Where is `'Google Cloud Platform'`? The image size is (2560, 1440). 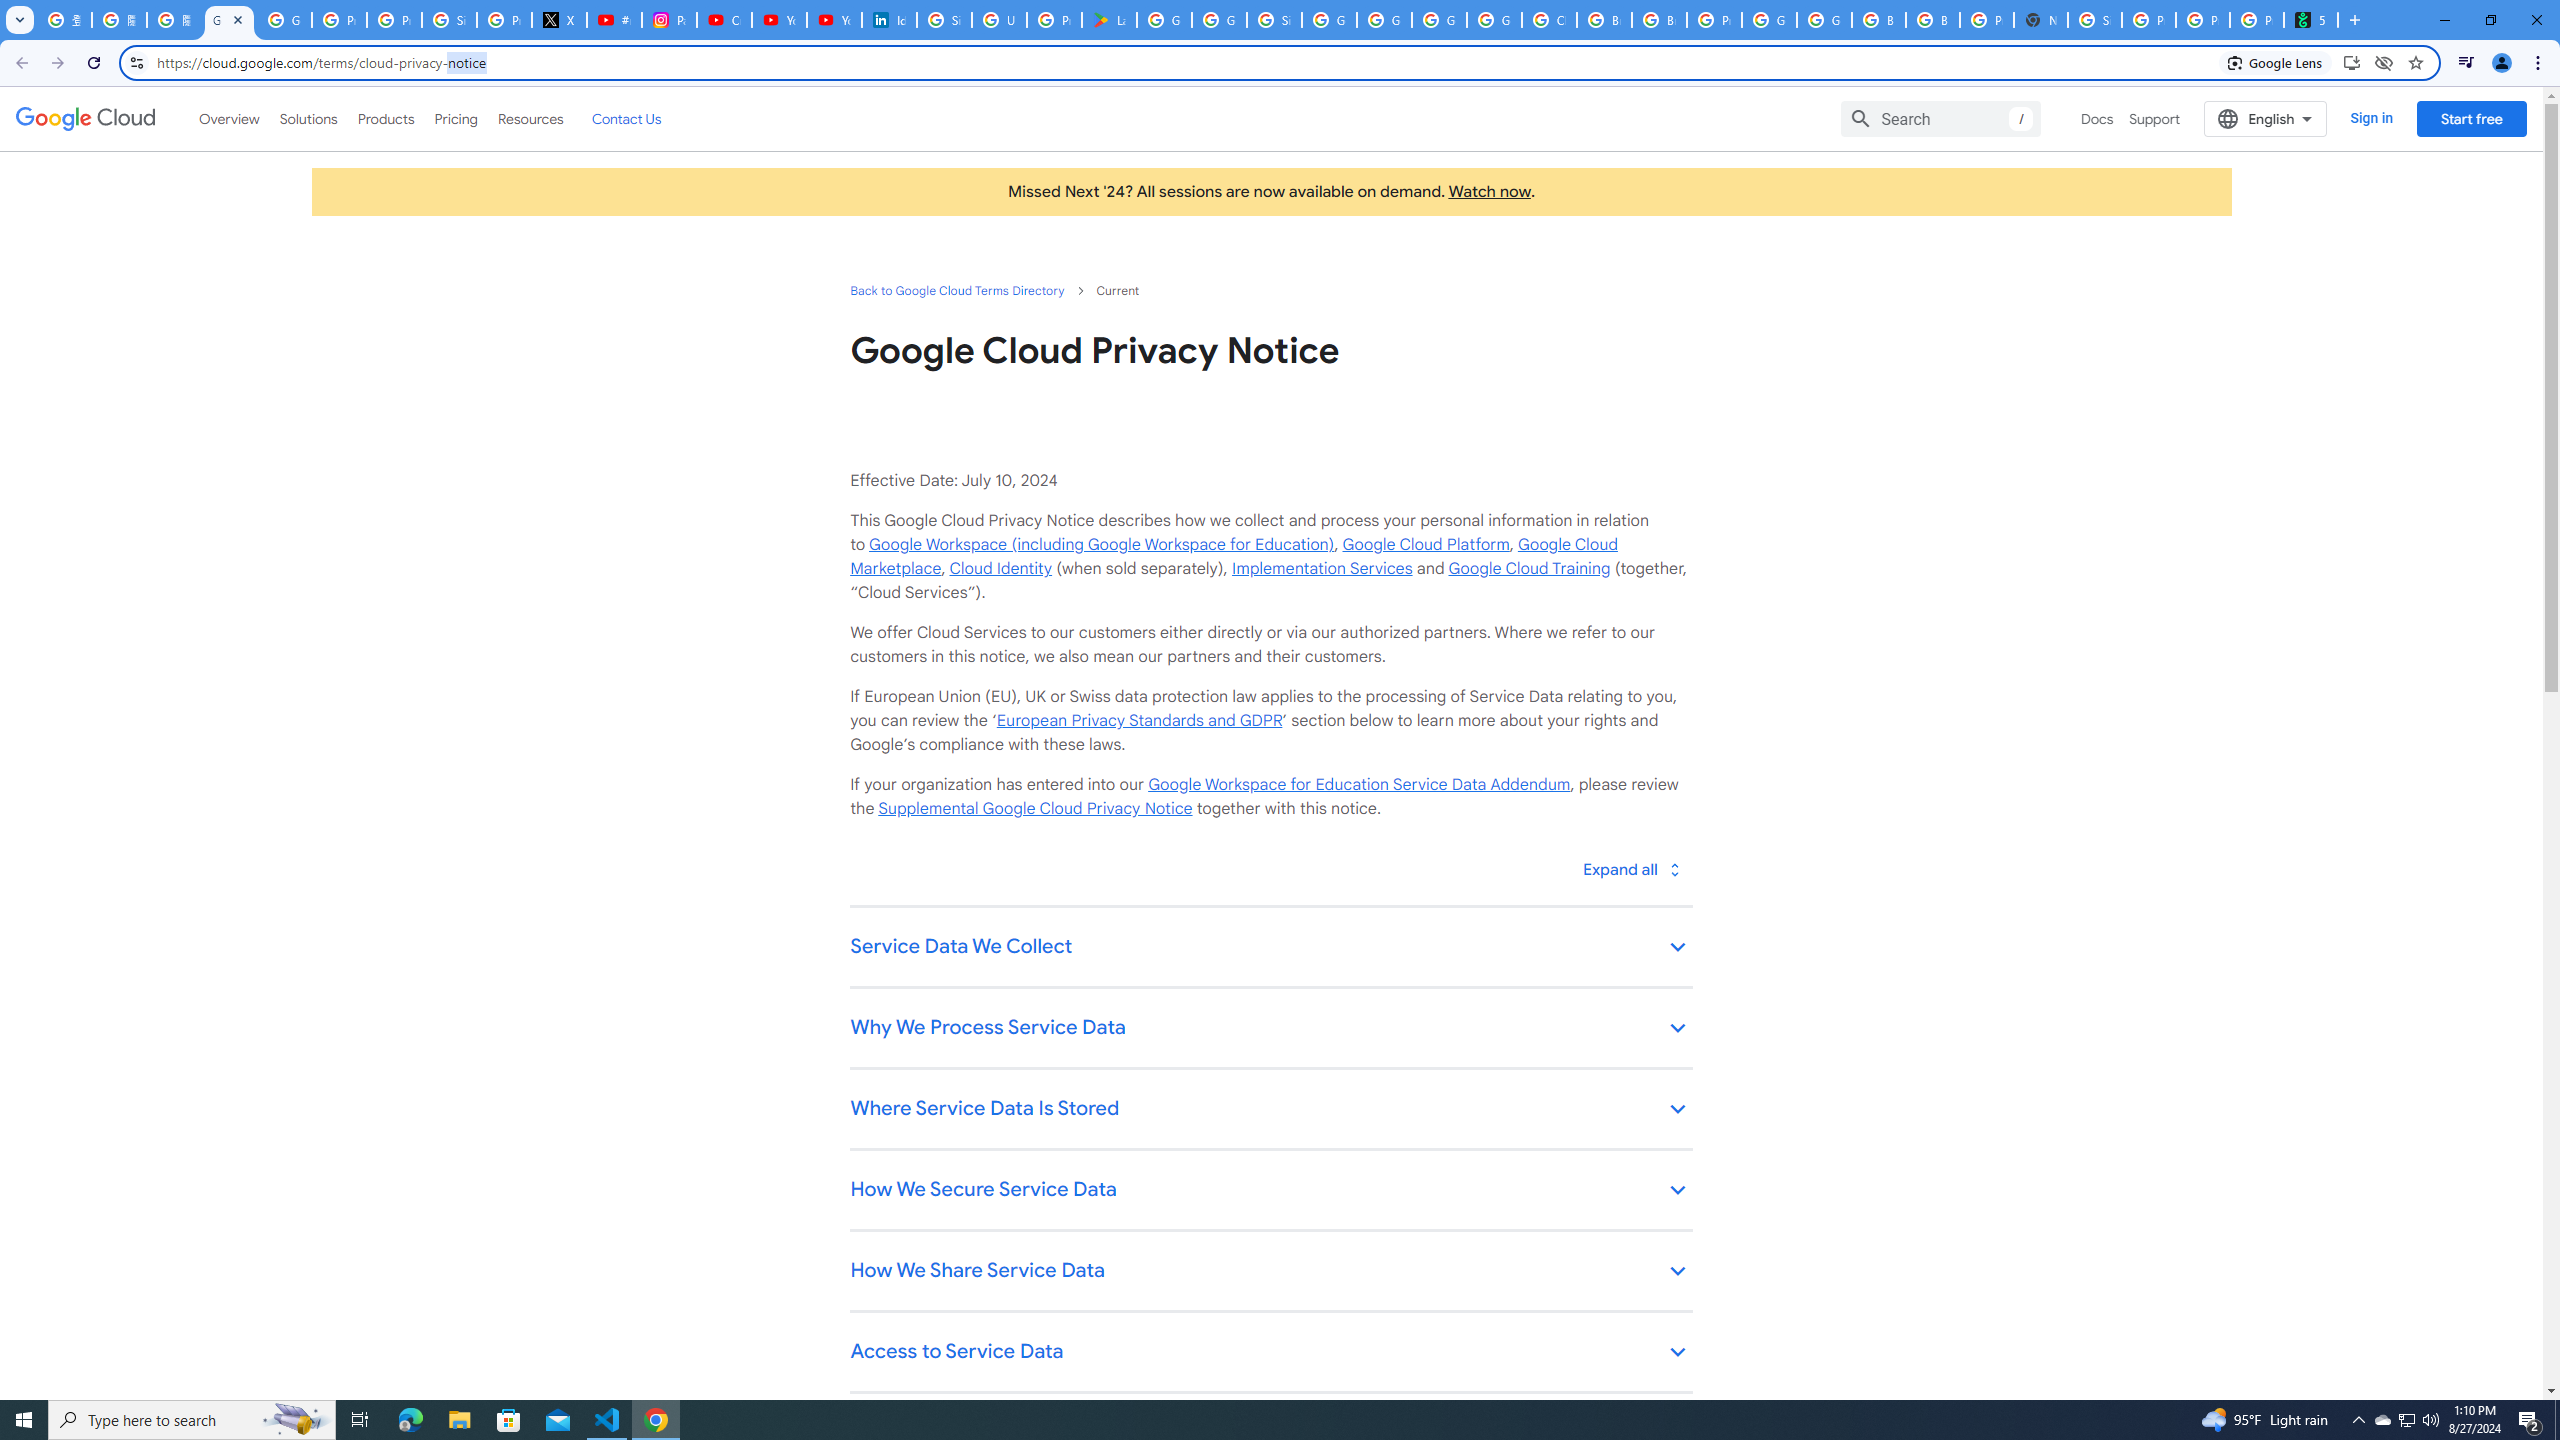 'Google Cloud Platform' is located at coordinates (1424, 544).